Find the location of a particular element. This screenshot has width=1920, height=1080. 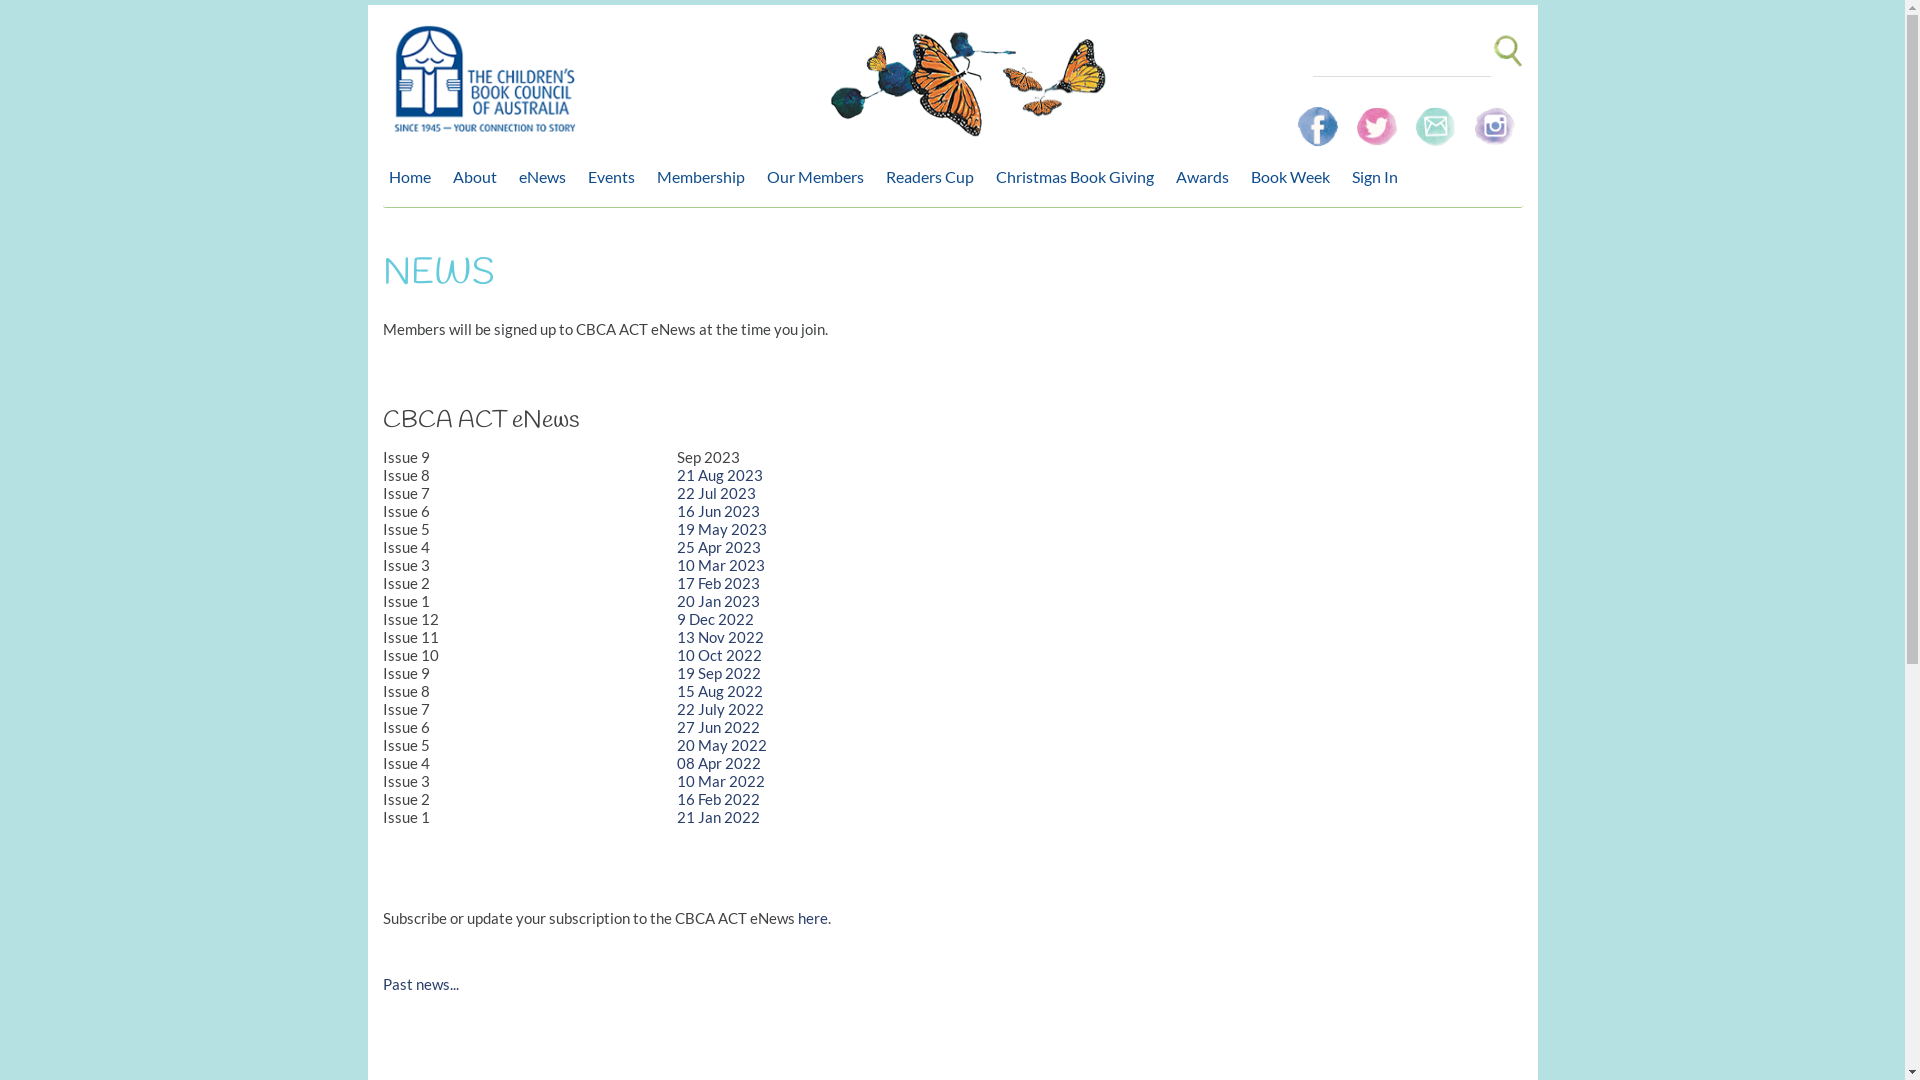

'20 Jan 2023' is located at coordinates (718, 600).